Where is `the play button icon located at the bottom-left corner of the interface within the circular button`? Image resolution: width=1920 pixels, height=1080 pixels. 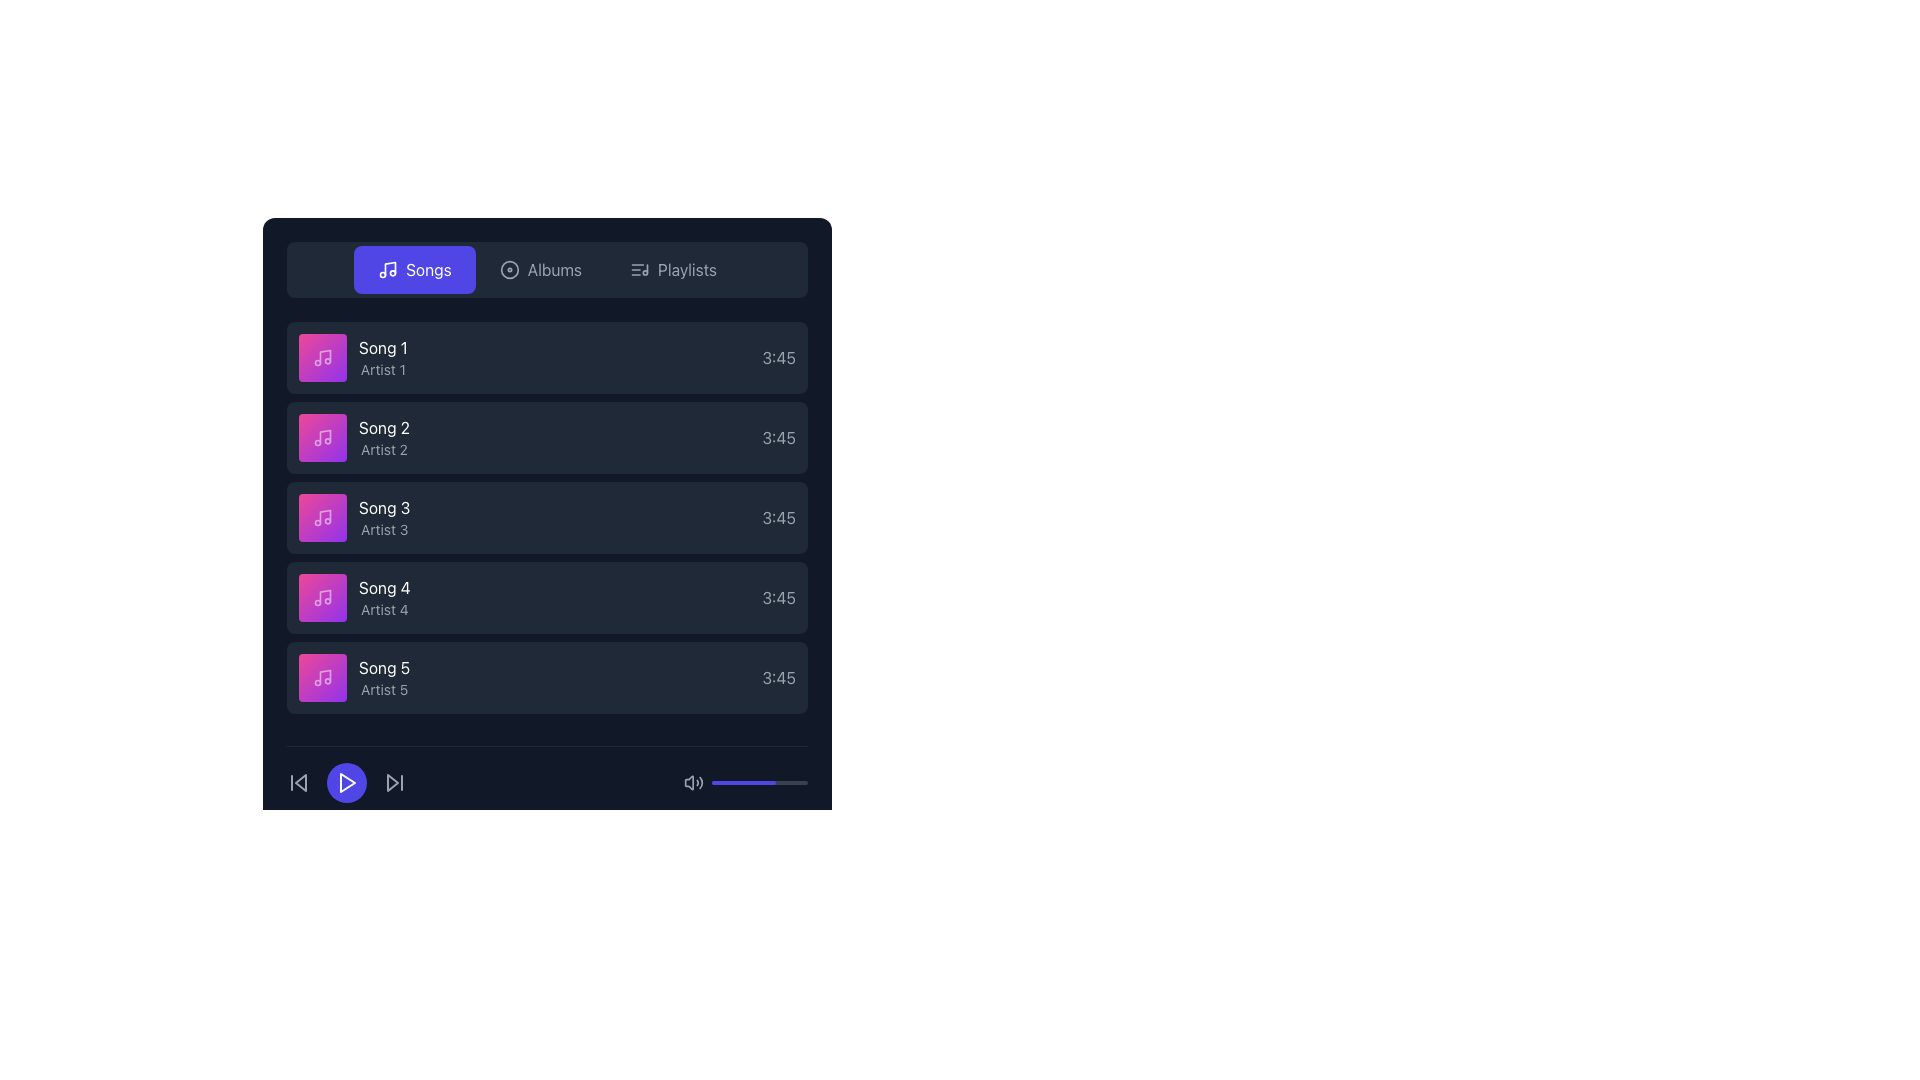
the play button icon located at the bottom-left corner of the interface within the circular button is located at coordinates (346, 782).